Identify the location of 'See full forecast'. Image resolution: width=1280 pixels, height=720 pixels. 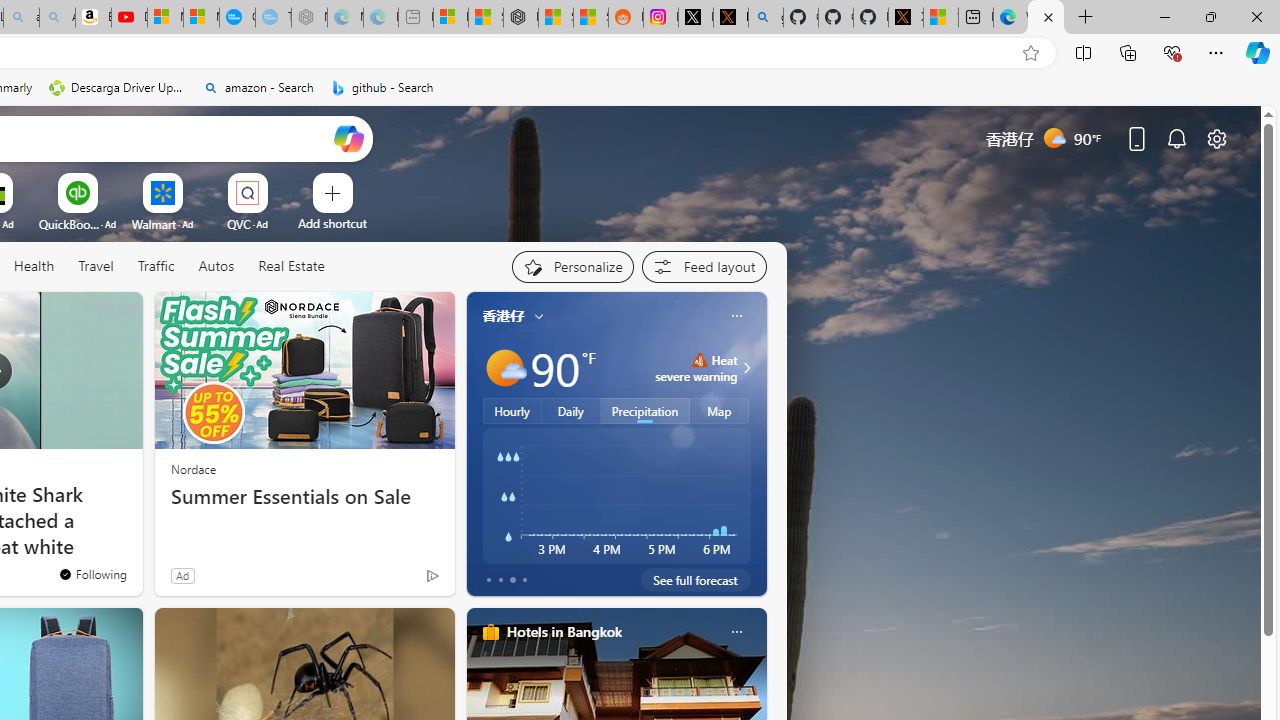
(695, 579).